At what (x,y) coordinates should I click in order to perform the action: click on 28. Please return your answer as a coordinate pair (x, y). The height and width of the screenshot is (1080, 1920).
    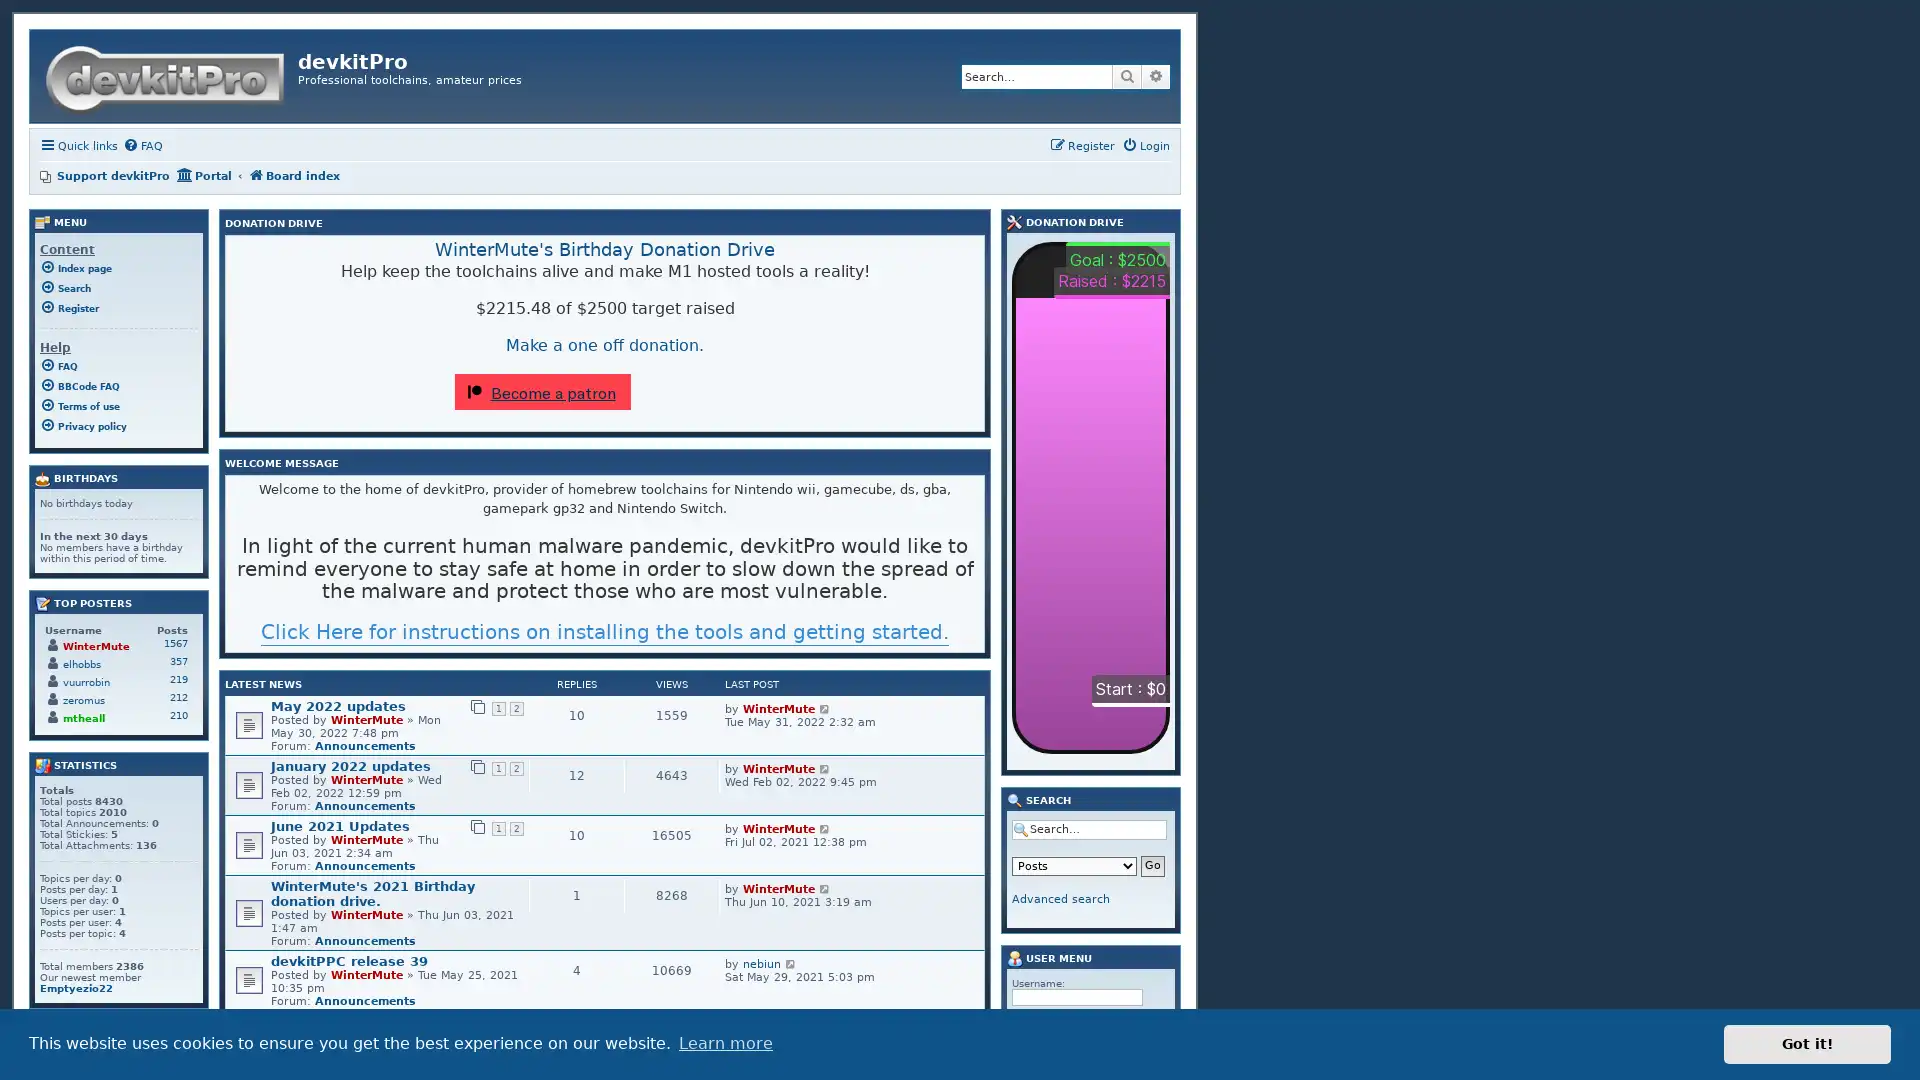
    Looking at the image, I should click on (965, 1021).